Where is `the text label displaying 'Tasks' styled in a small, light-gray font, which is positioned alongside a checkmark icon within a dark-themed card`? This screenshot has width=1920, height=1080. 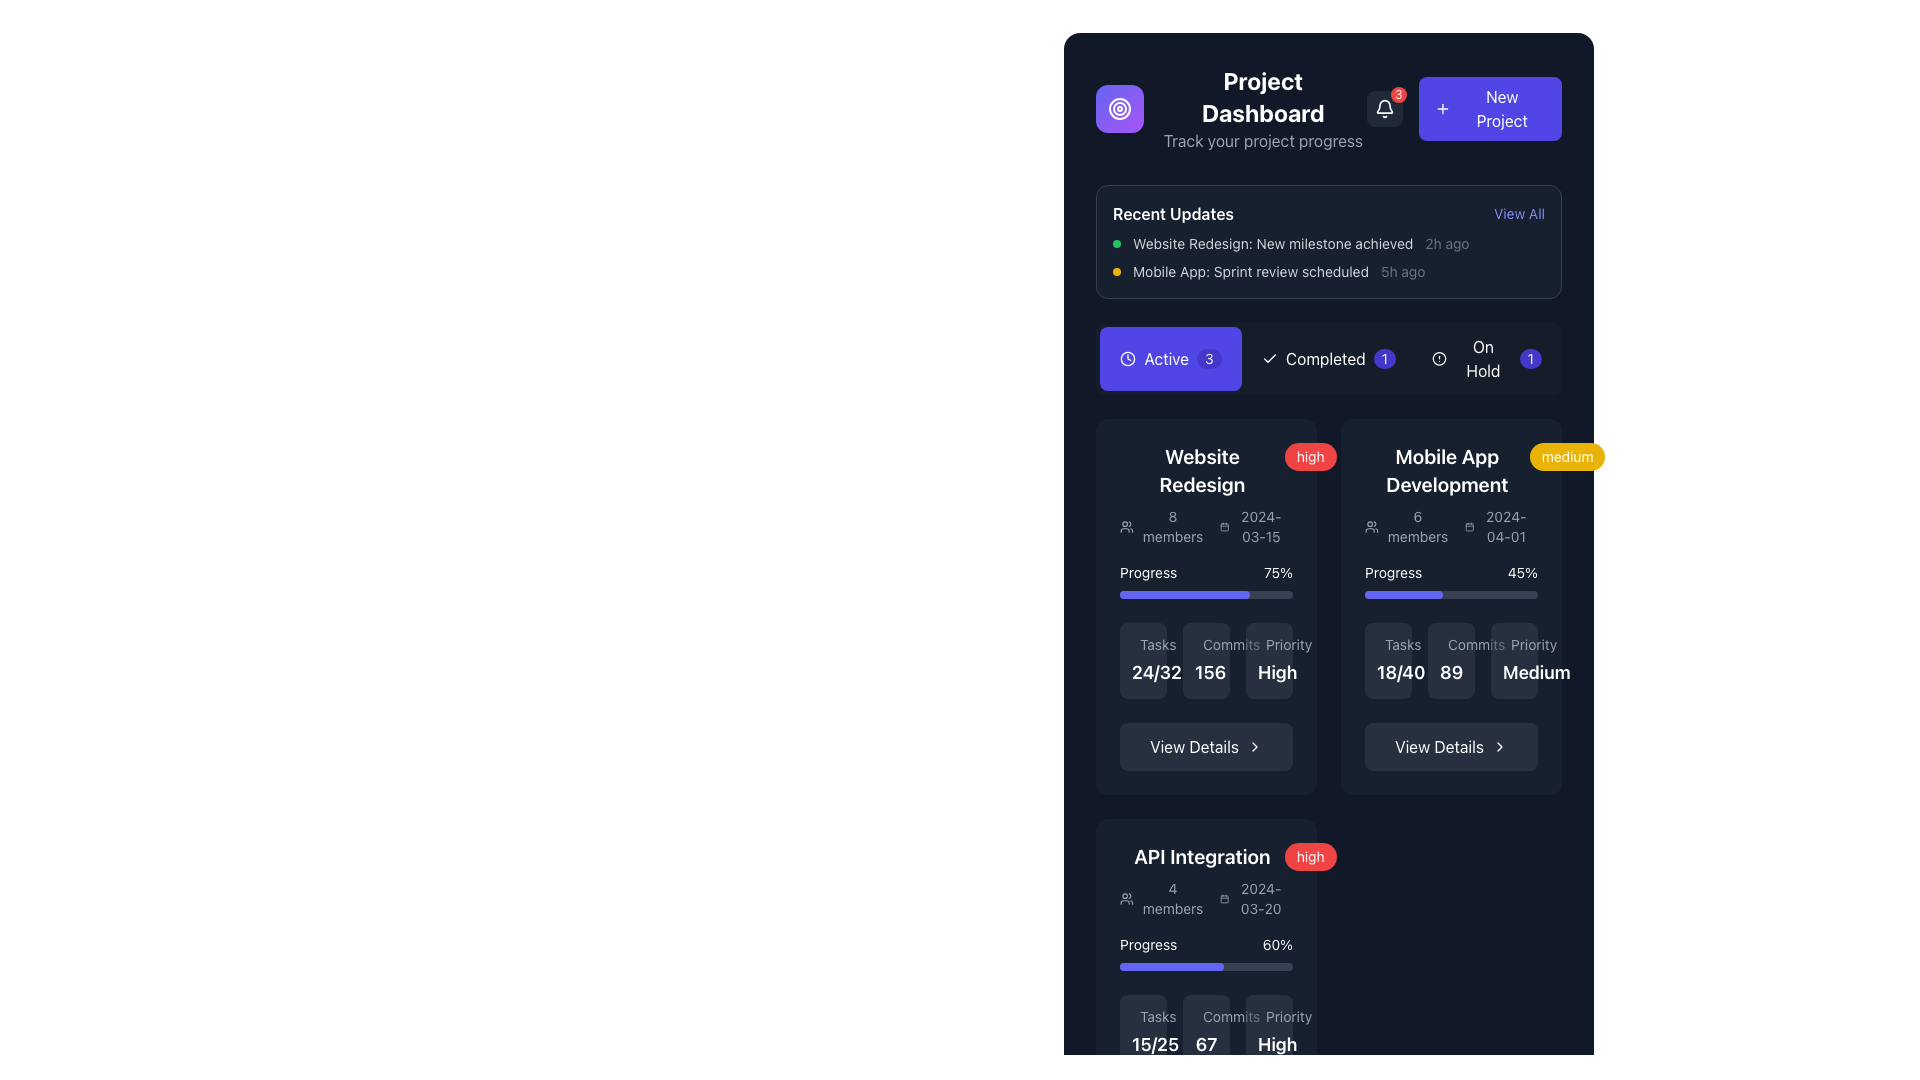
the text label displaying 'Tasks' styled in a small, light-gray font, which is positioned alongside a checkmark icon within a dark-themed card is located at coordinates (1143, 644).